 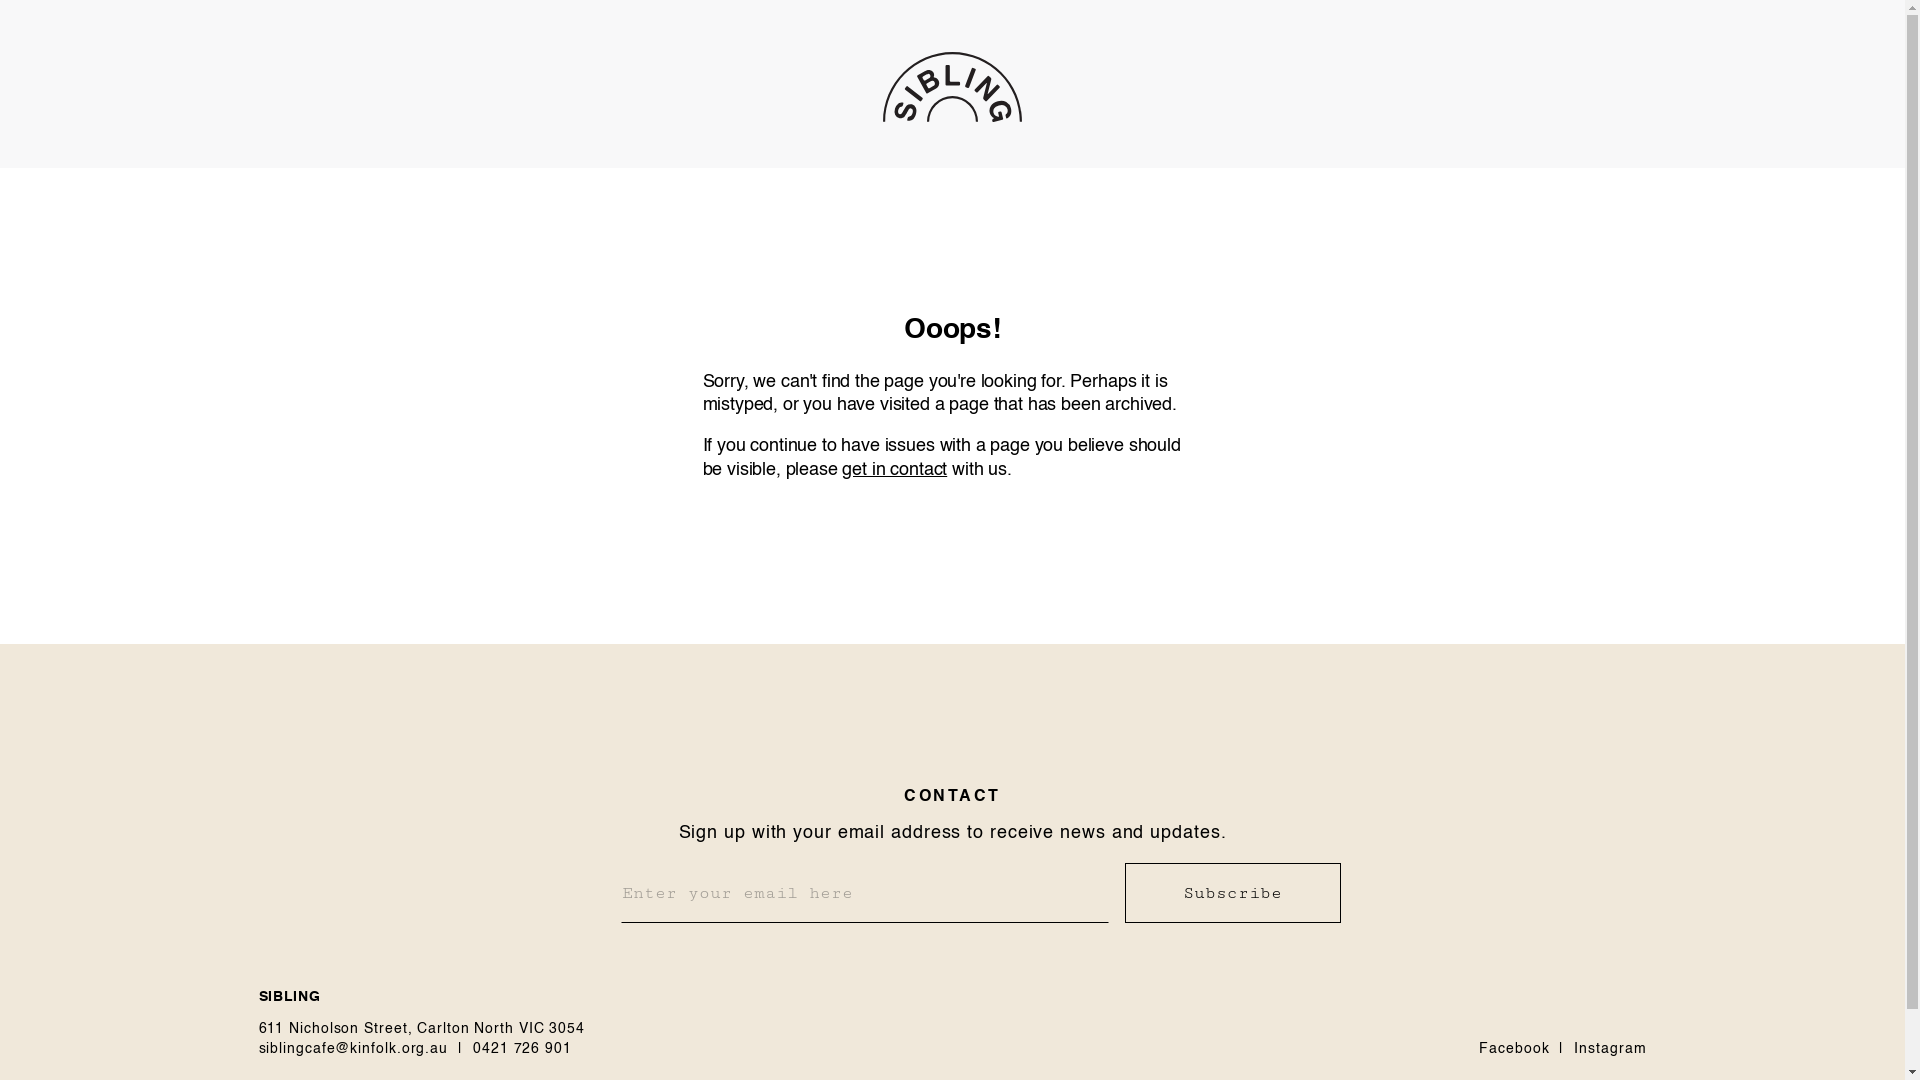 What do you see at coordinates (1609, 1048) in the screenshot?
I see `'Instagram'` at bounding box center [1609, 1048].